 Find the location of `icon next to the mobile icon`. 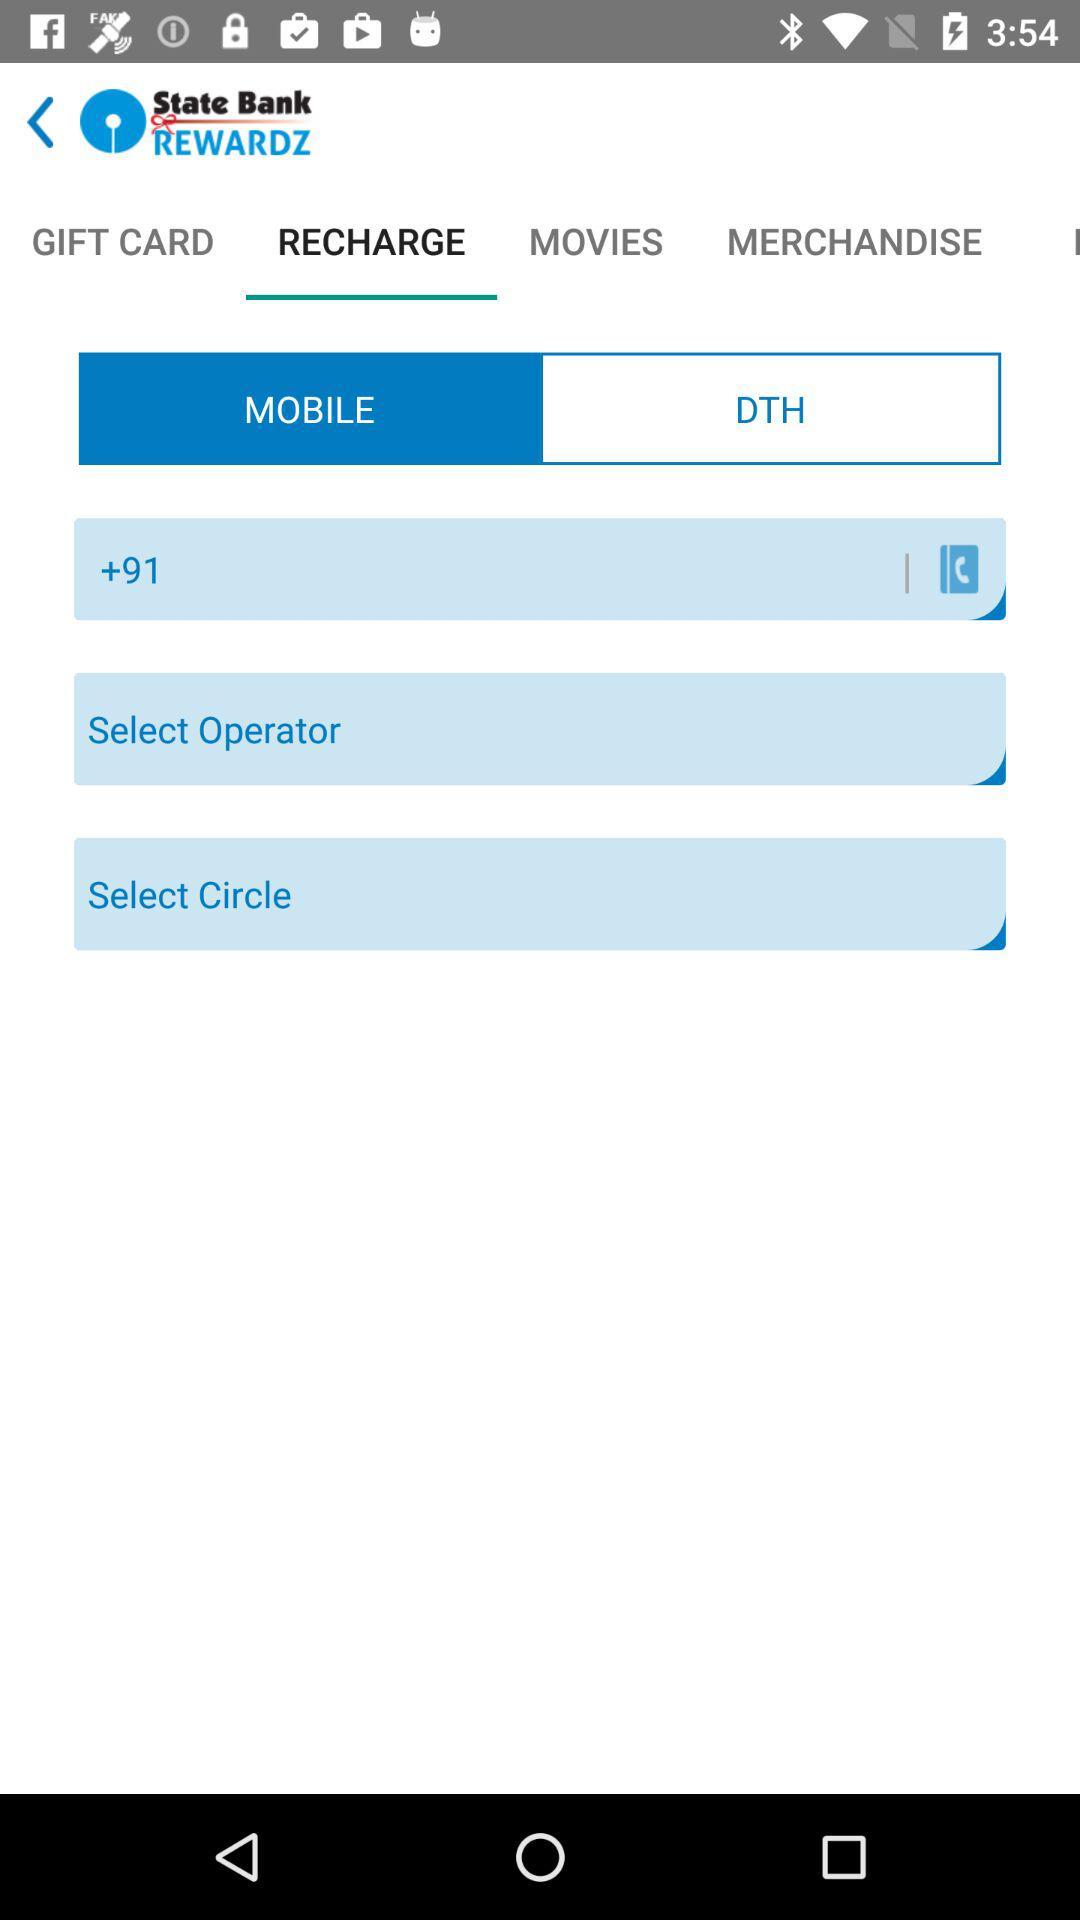

icon next to the mobile icon is located at coordinates (769, 407).